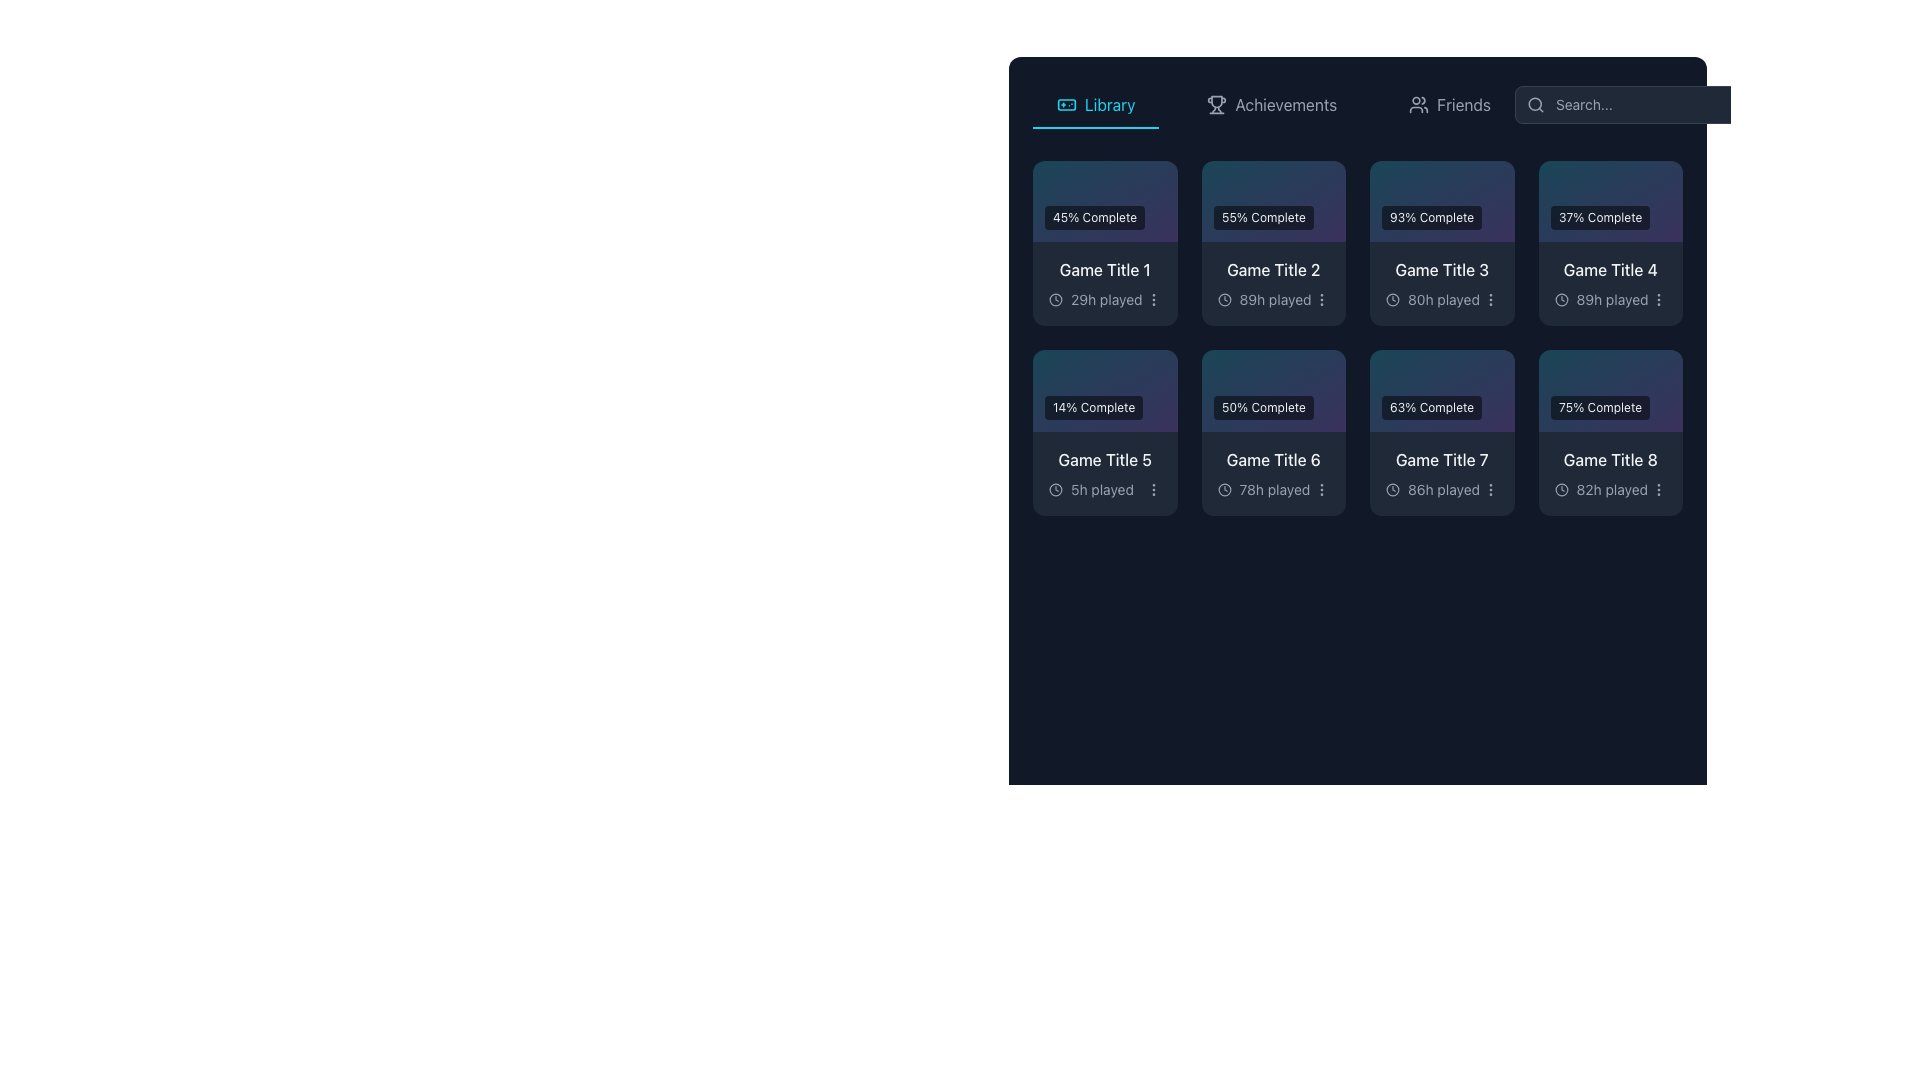 The height and width of the screenshot is (1080, 1920). Describe the element at coordinates (1610, 489) in the screenshot. I see `the text with icon indicating total hours played for 'Game Title 8', located under the game's title within its card layout` at that location.